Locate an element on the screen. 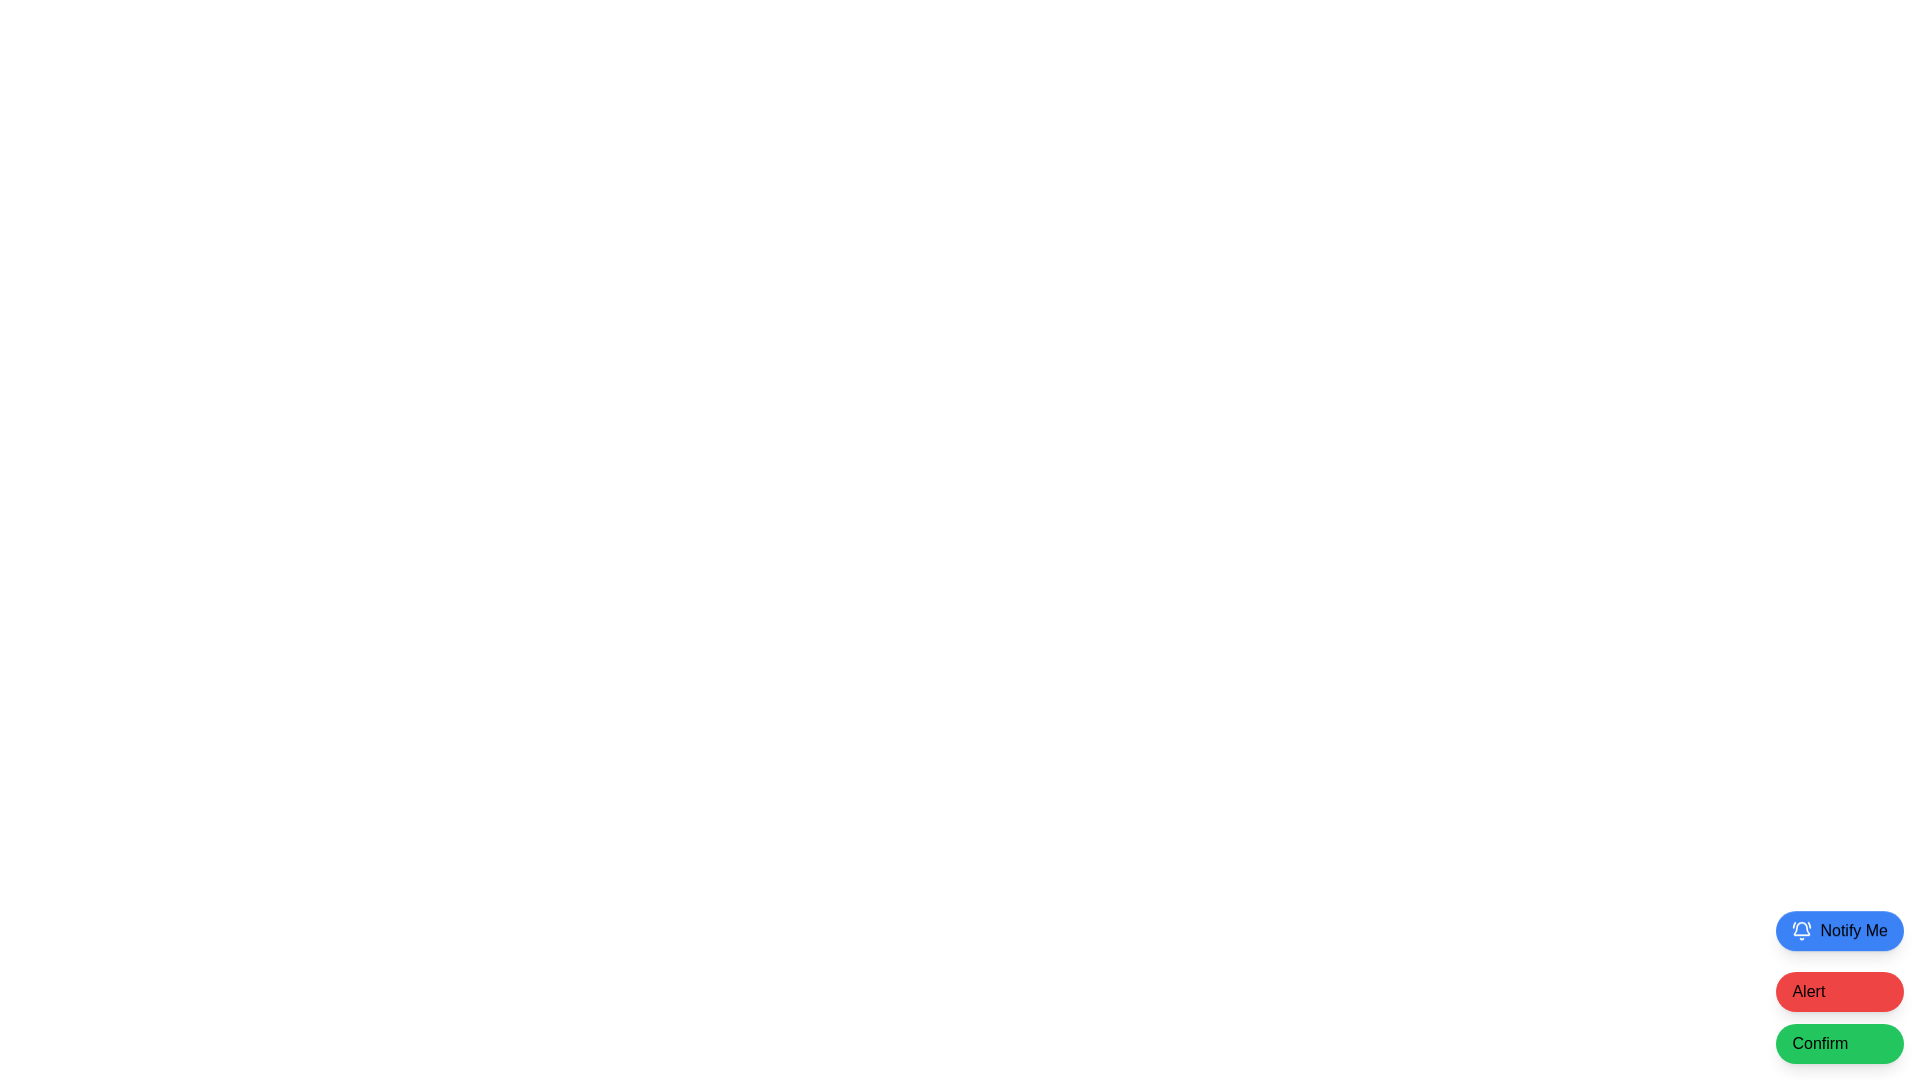 This screenshot has height=1080, width=1920. the 'Alert' button, which is the second button in a vertical stack of three buttons located at the bottom right corner of the interface is located at coordinates (1840, 991).